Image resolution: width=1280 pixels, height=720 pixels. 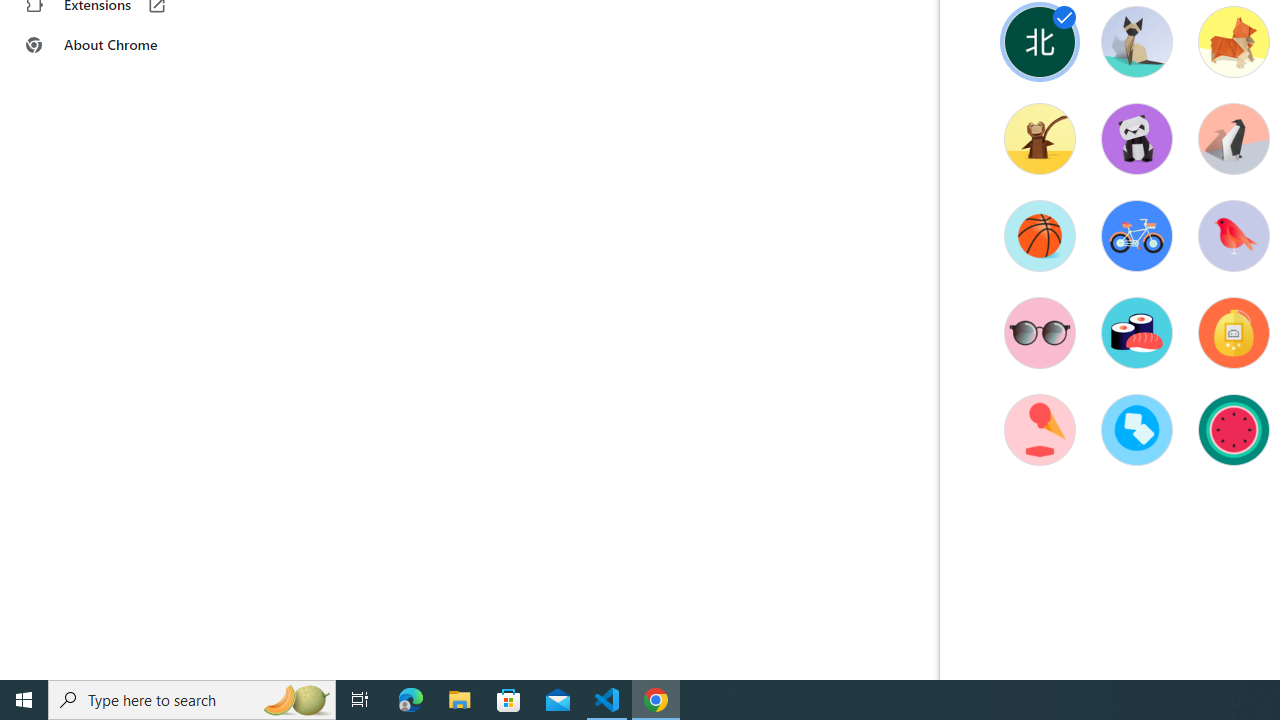 I want to click on 'Microsoft Edge', so click(x=410, y=698).